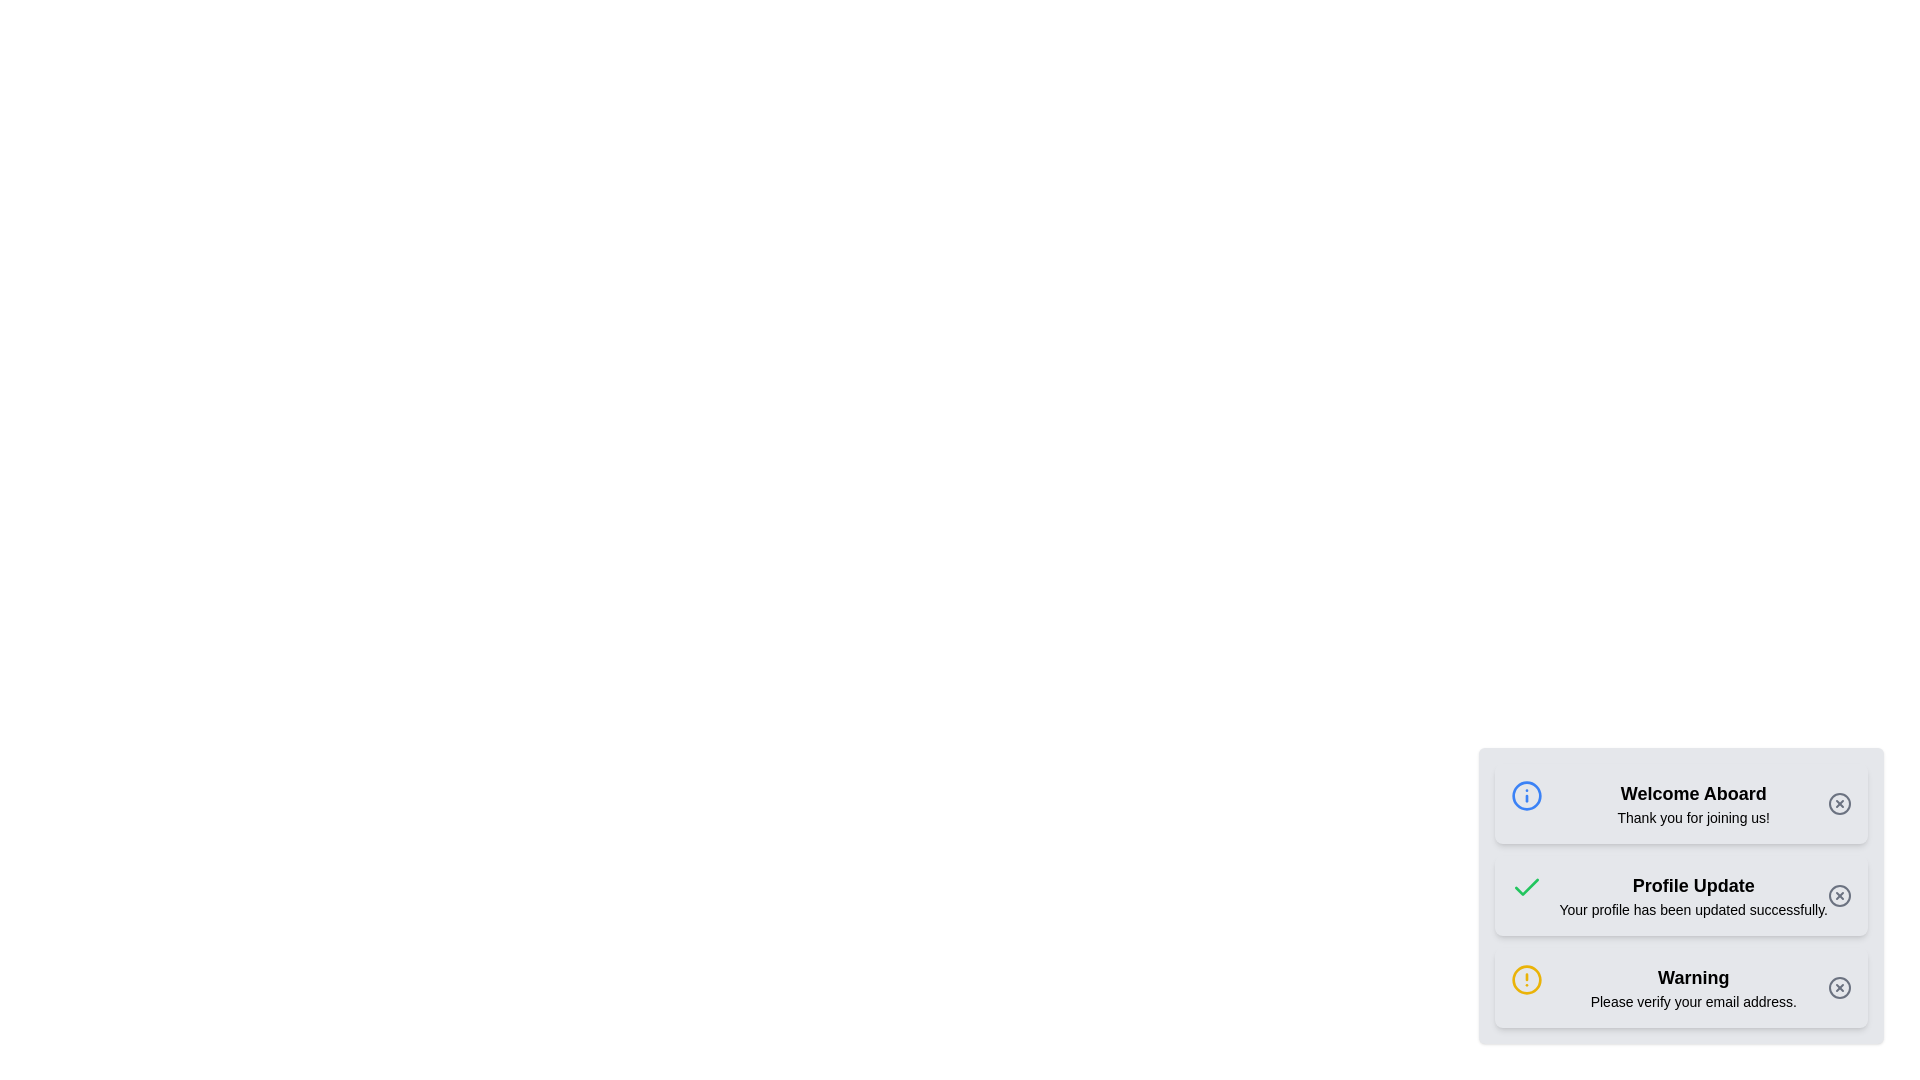 The height and width of the screenshot is (1080, 1920). Describe the element at coordinates (1526, 894) in the screenshot. I see `the green checkmark icon located` at that location.